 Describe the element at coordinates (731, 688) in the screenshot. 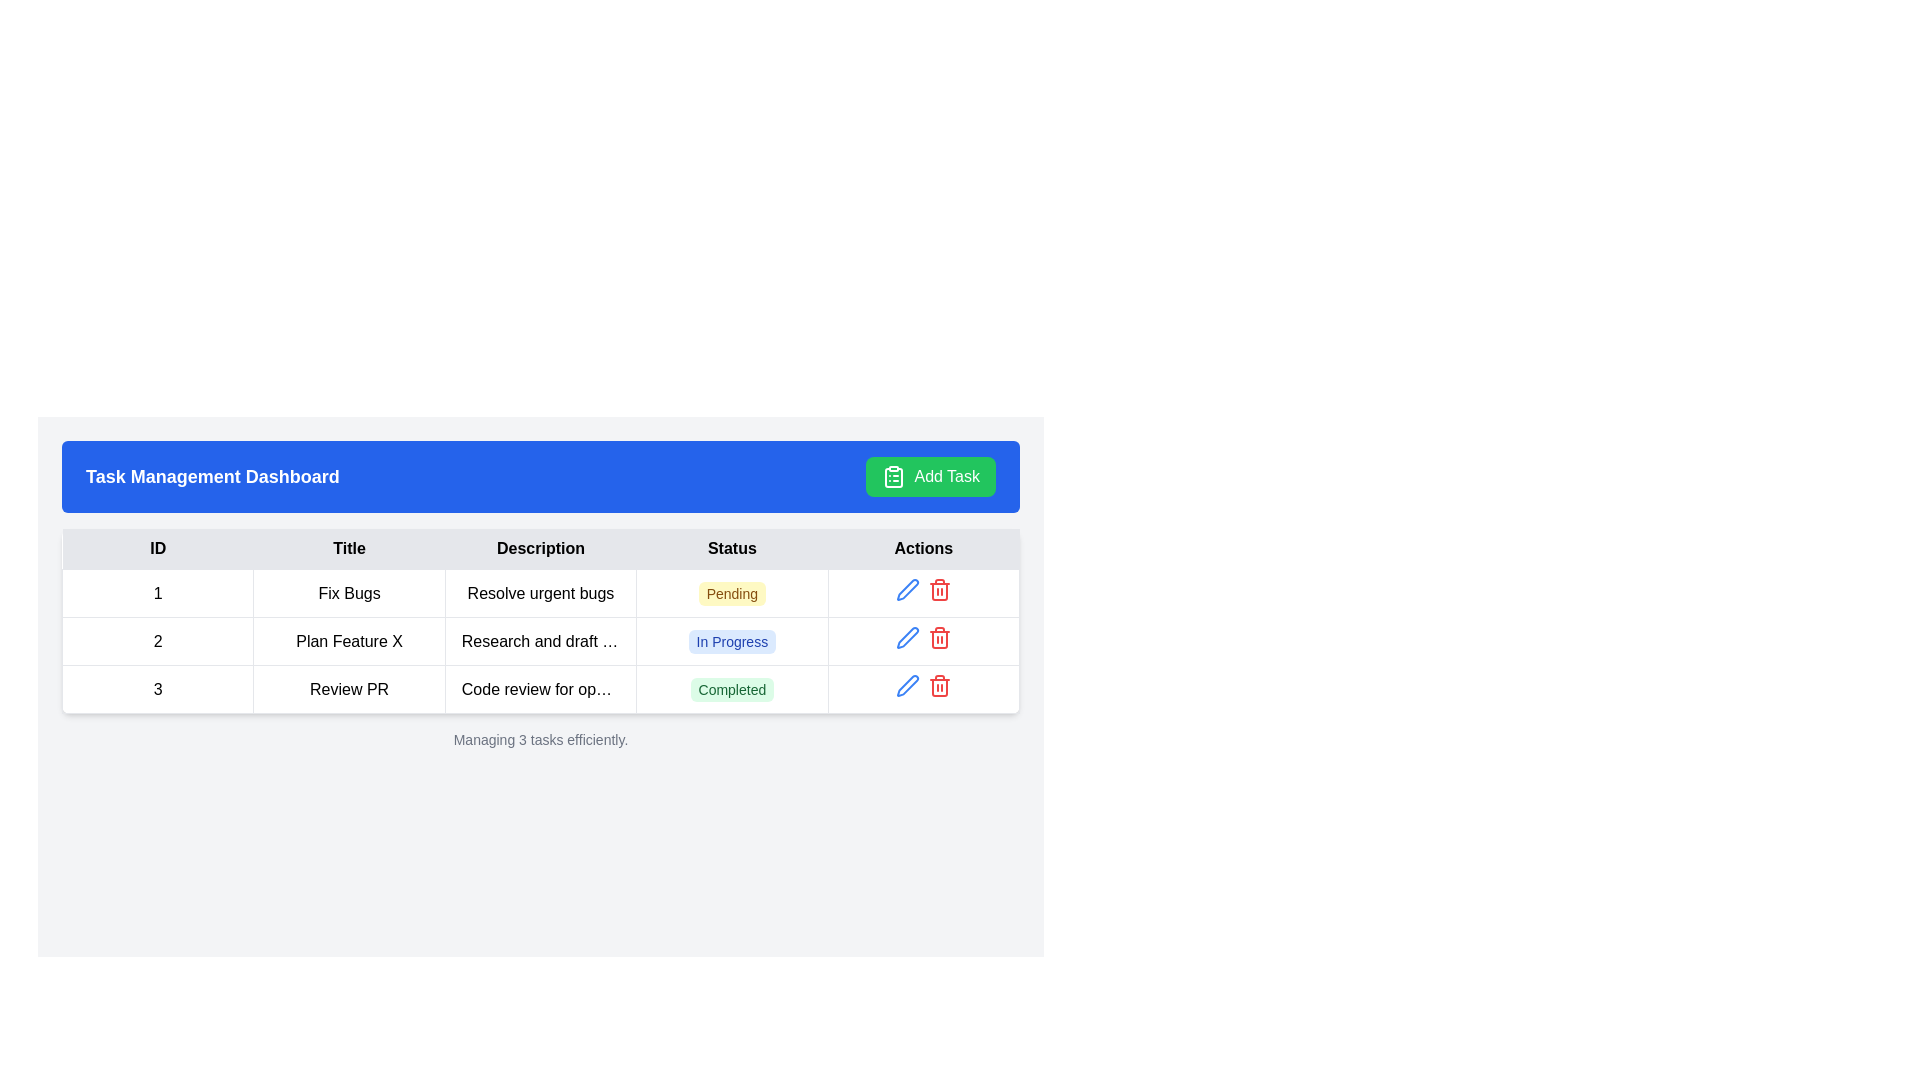

I see `status from the label displaying 'Completed' with green text and background, located in the 'Status' column of the third row of the table` at that location.